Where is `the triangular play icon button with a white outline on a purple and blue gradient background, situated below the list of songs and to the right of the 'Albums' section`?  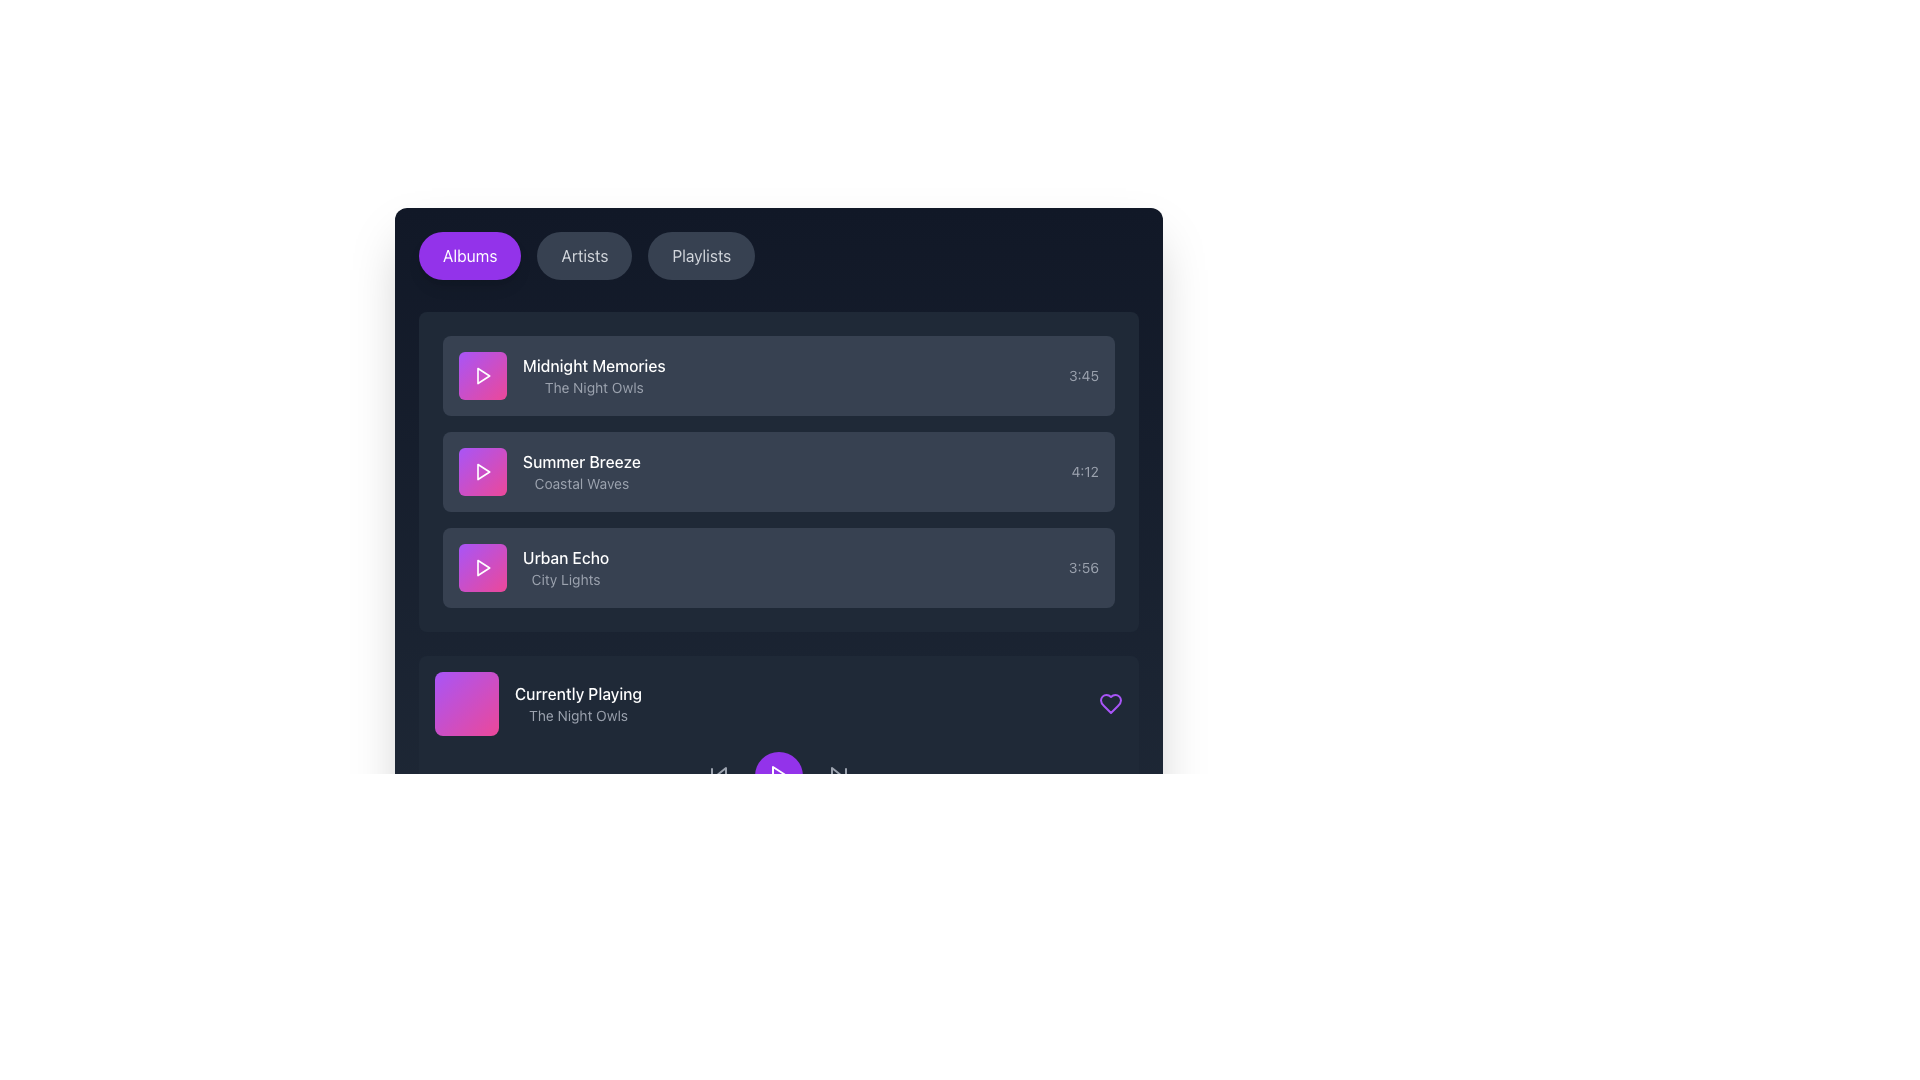
the triangular play icon button with a white outline on a purple and blue gradient background, situated below the list of songs and to the right of the 'Albums' section is located at coordinates (483, 471).